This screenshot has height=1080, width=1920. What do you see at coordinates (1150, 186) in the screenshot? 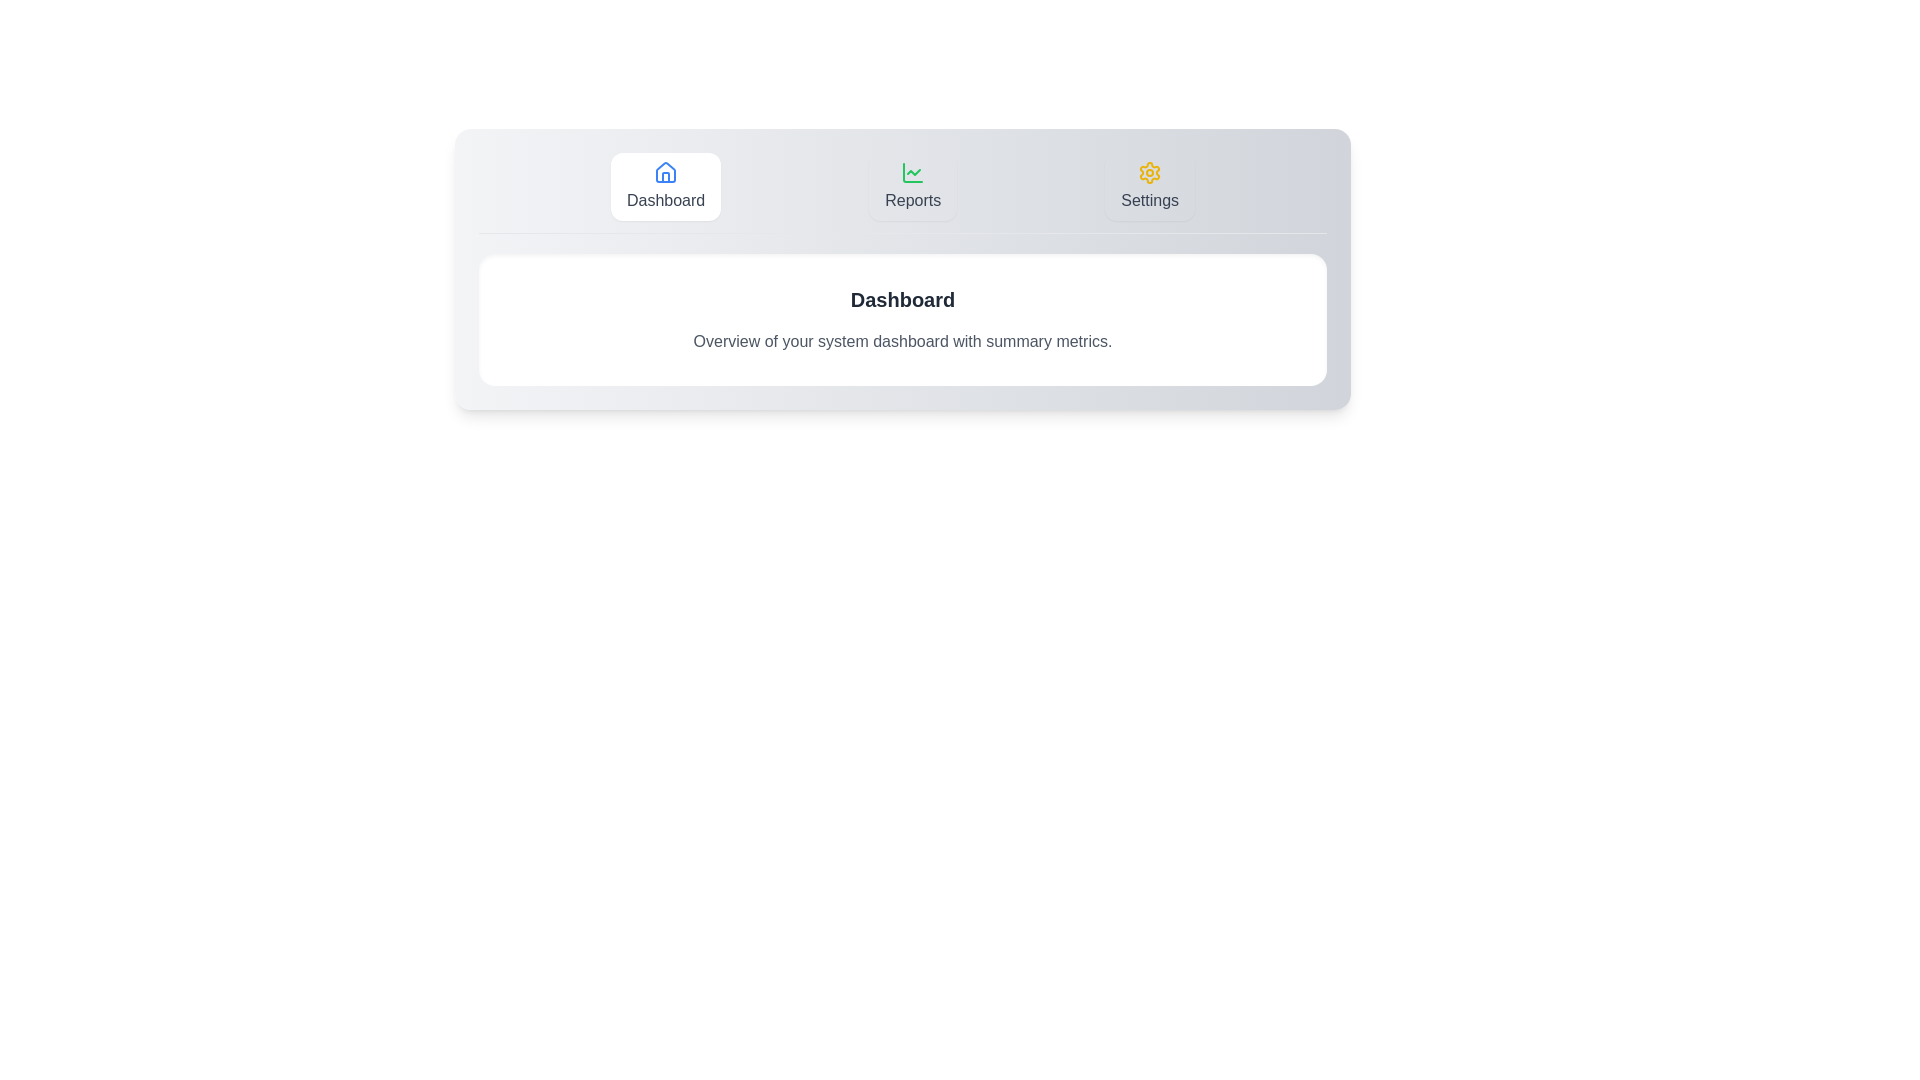
I see `the Settings tab to switch to its content view` at bounding box center [1150, 186].